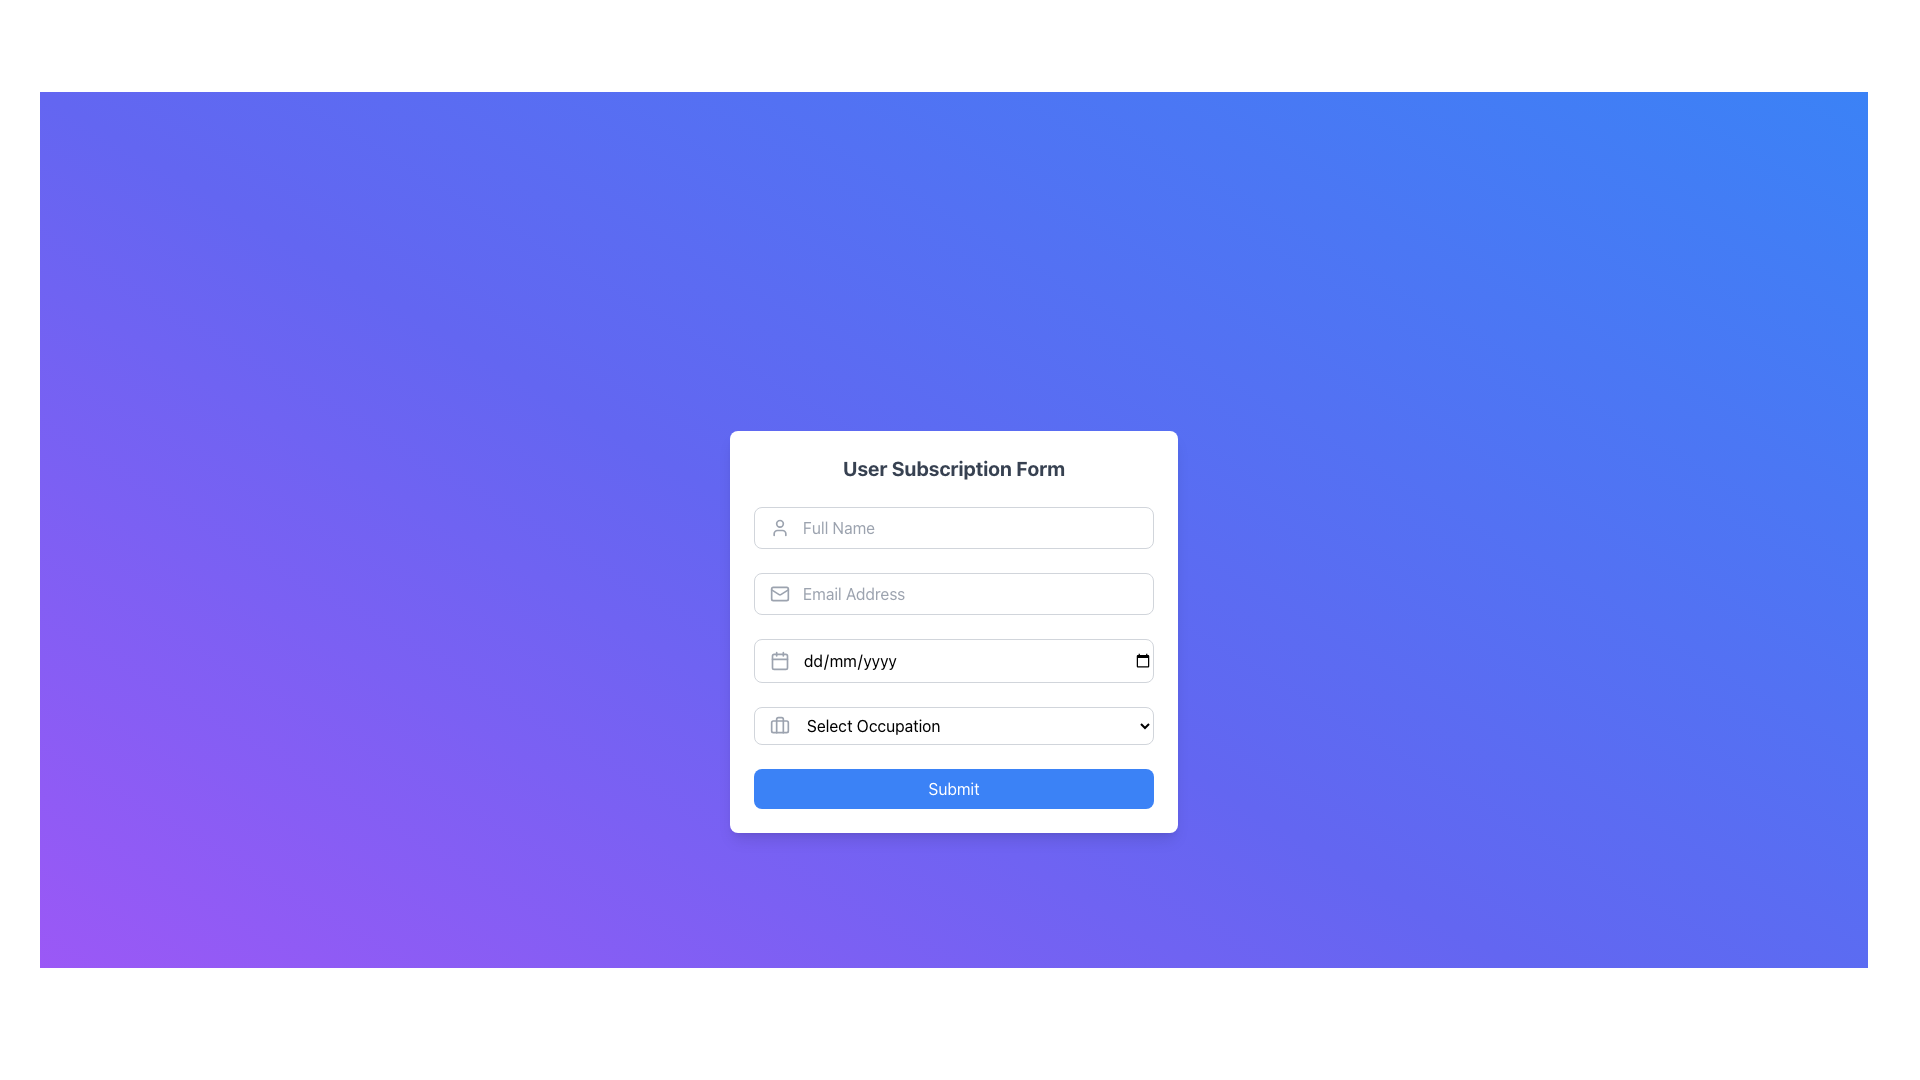 The width and height of the screenshot is (1920, 1080). What do you see at coordinates (778, 725) in the screenshot?
I see `the briefcase icon located on the left-hand side of the 'Select Occupation' input field` at bounding box center [778, 725].